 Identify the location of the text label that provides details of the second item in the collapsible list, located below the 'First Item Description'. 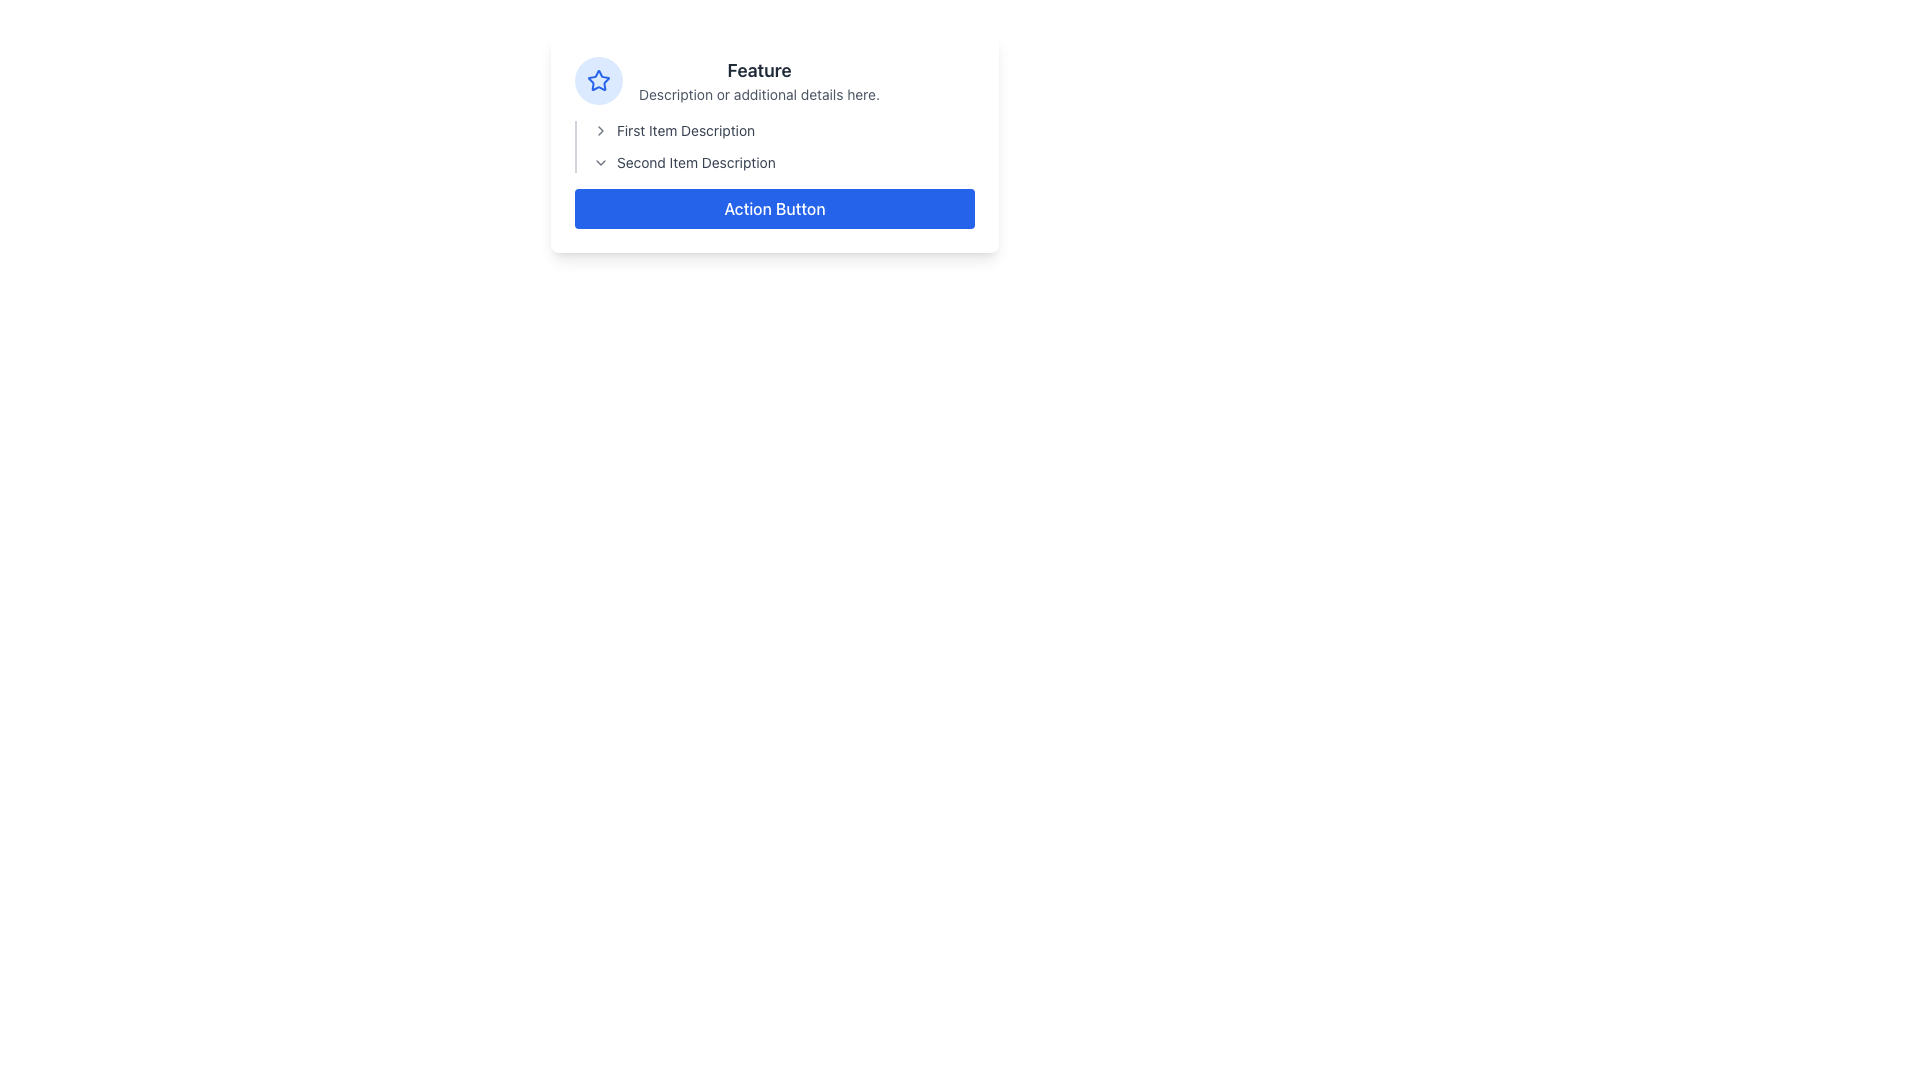
(696, 161).